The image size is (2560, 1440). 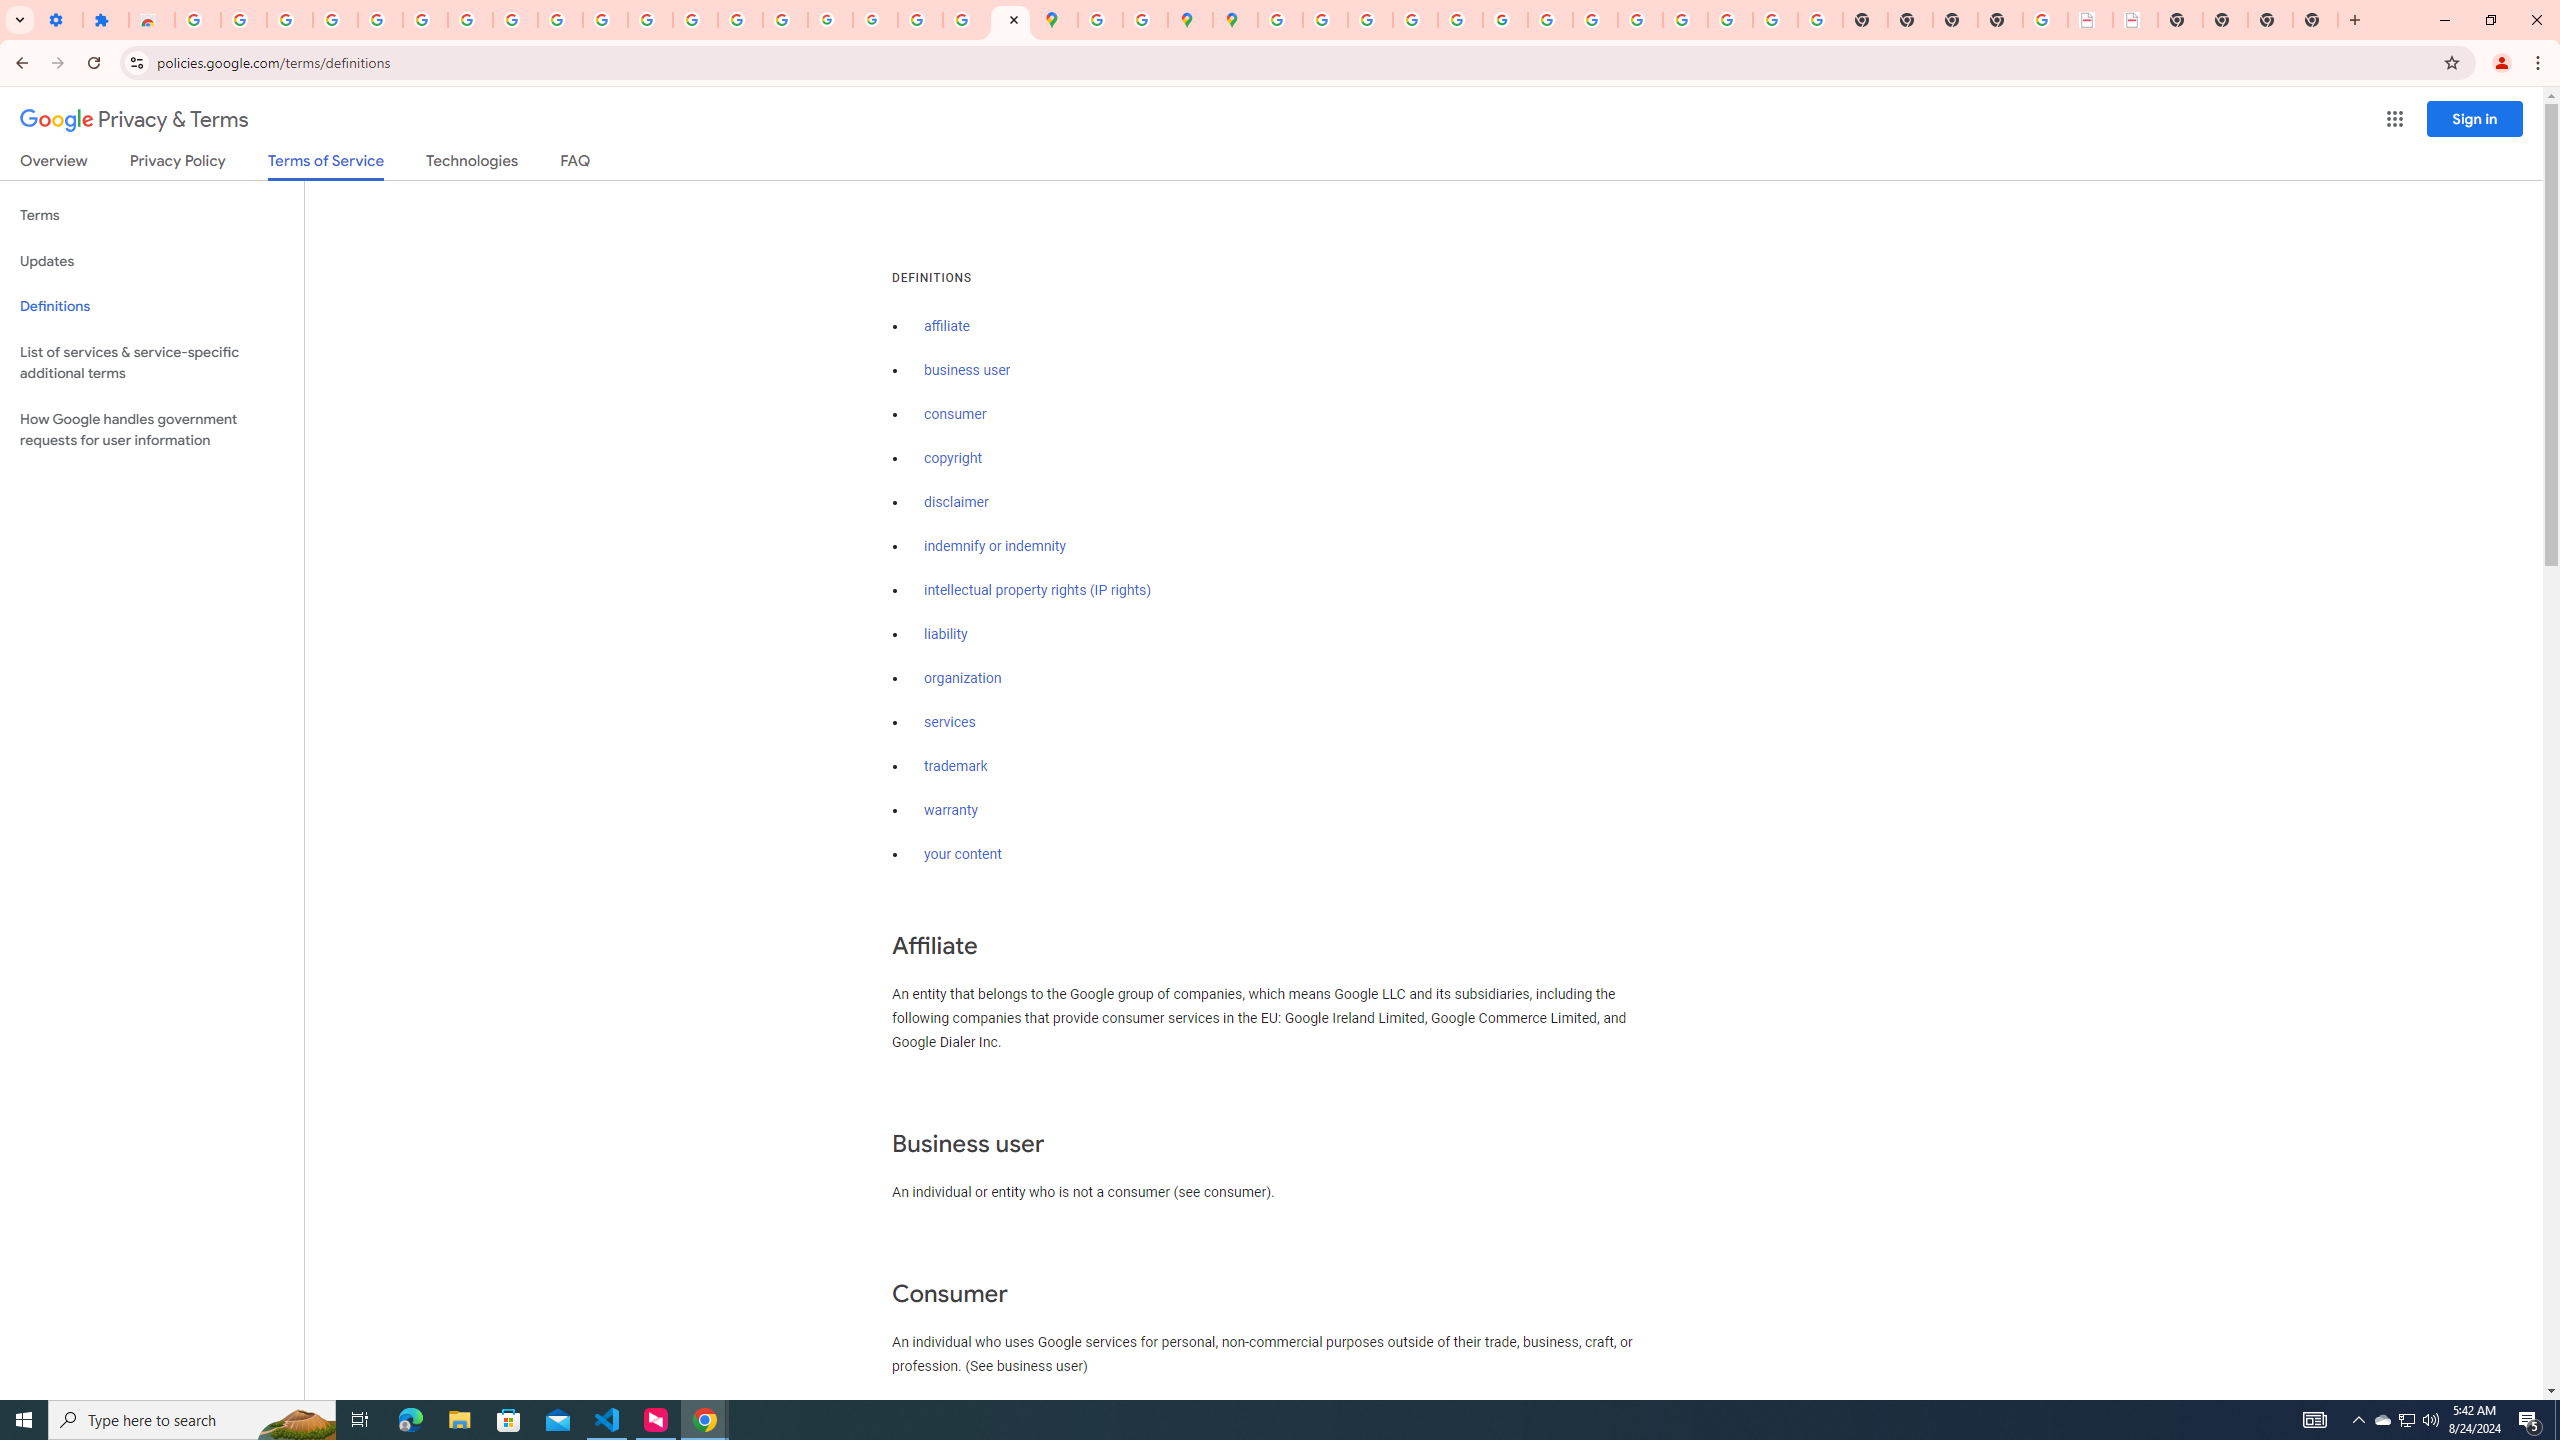 I want to click on 'View site information', so click(x=135, y=61).